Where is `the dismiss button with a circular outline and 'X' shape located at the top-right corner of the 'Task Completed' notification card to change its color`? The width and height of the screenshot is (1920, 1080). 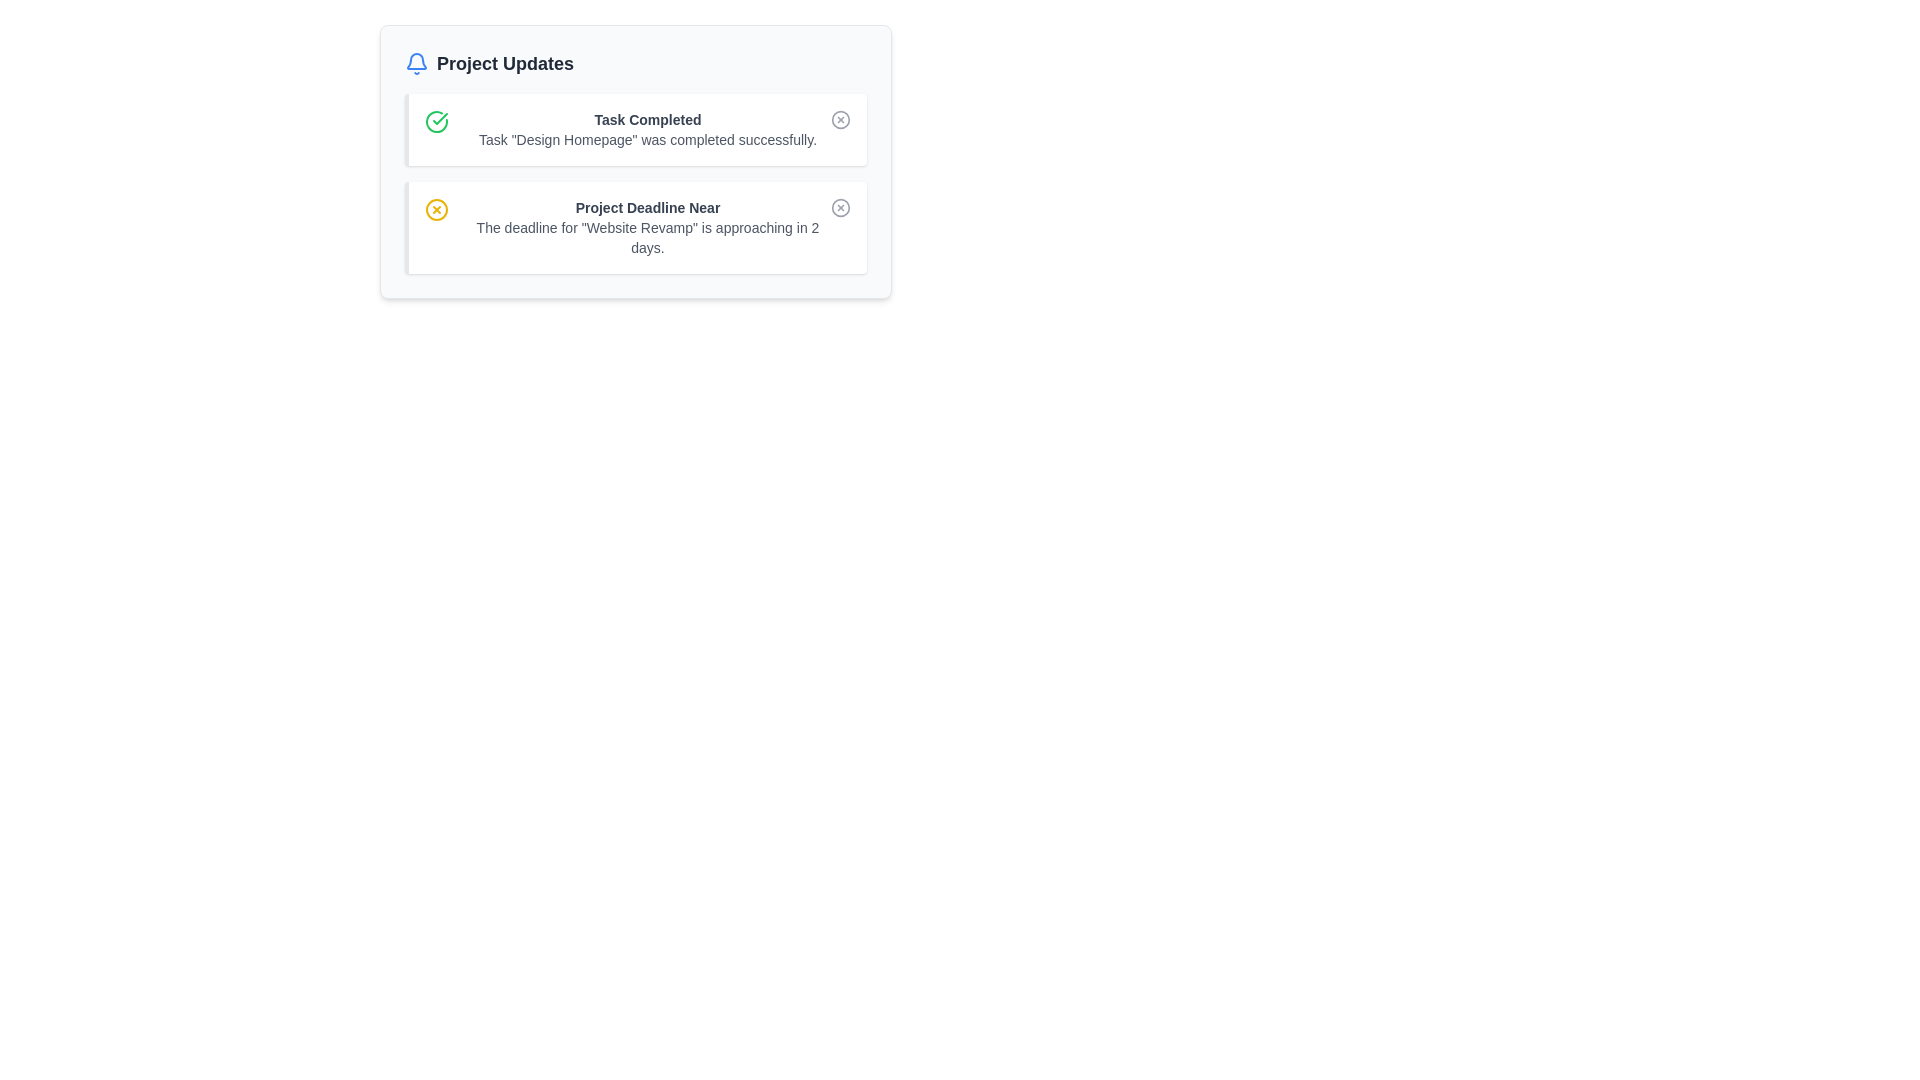
the dismiss button with a circular outline and 'X' shape located at the top-right corner of the 'Task Completed' notification card to change its color is located at coordinates (840, 119).